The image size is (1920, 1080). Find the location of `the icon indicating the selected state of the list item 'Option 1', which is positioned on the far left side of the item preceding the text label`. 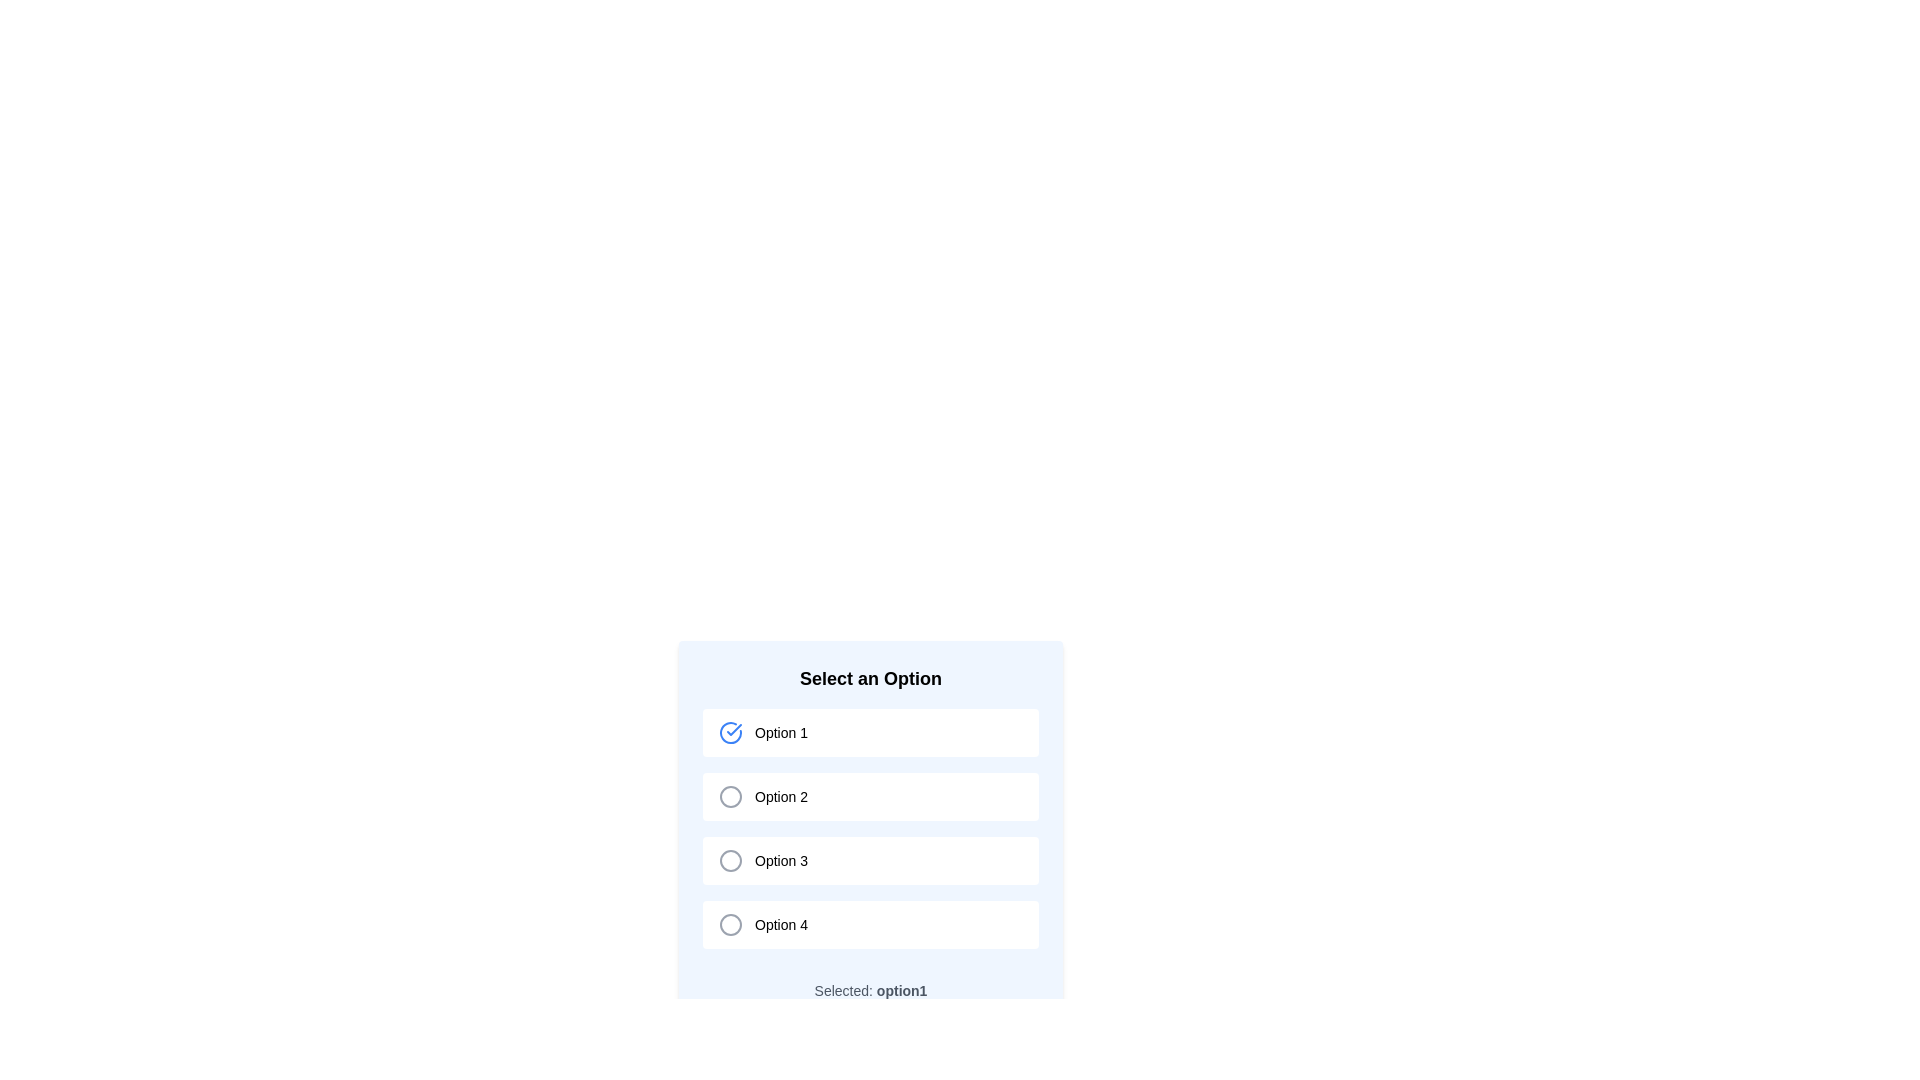

the icon indicating the selected state of the list item 'Option 1', which is positioned on the far left side of the item preceding the text label is located at coordinates (729, 732).